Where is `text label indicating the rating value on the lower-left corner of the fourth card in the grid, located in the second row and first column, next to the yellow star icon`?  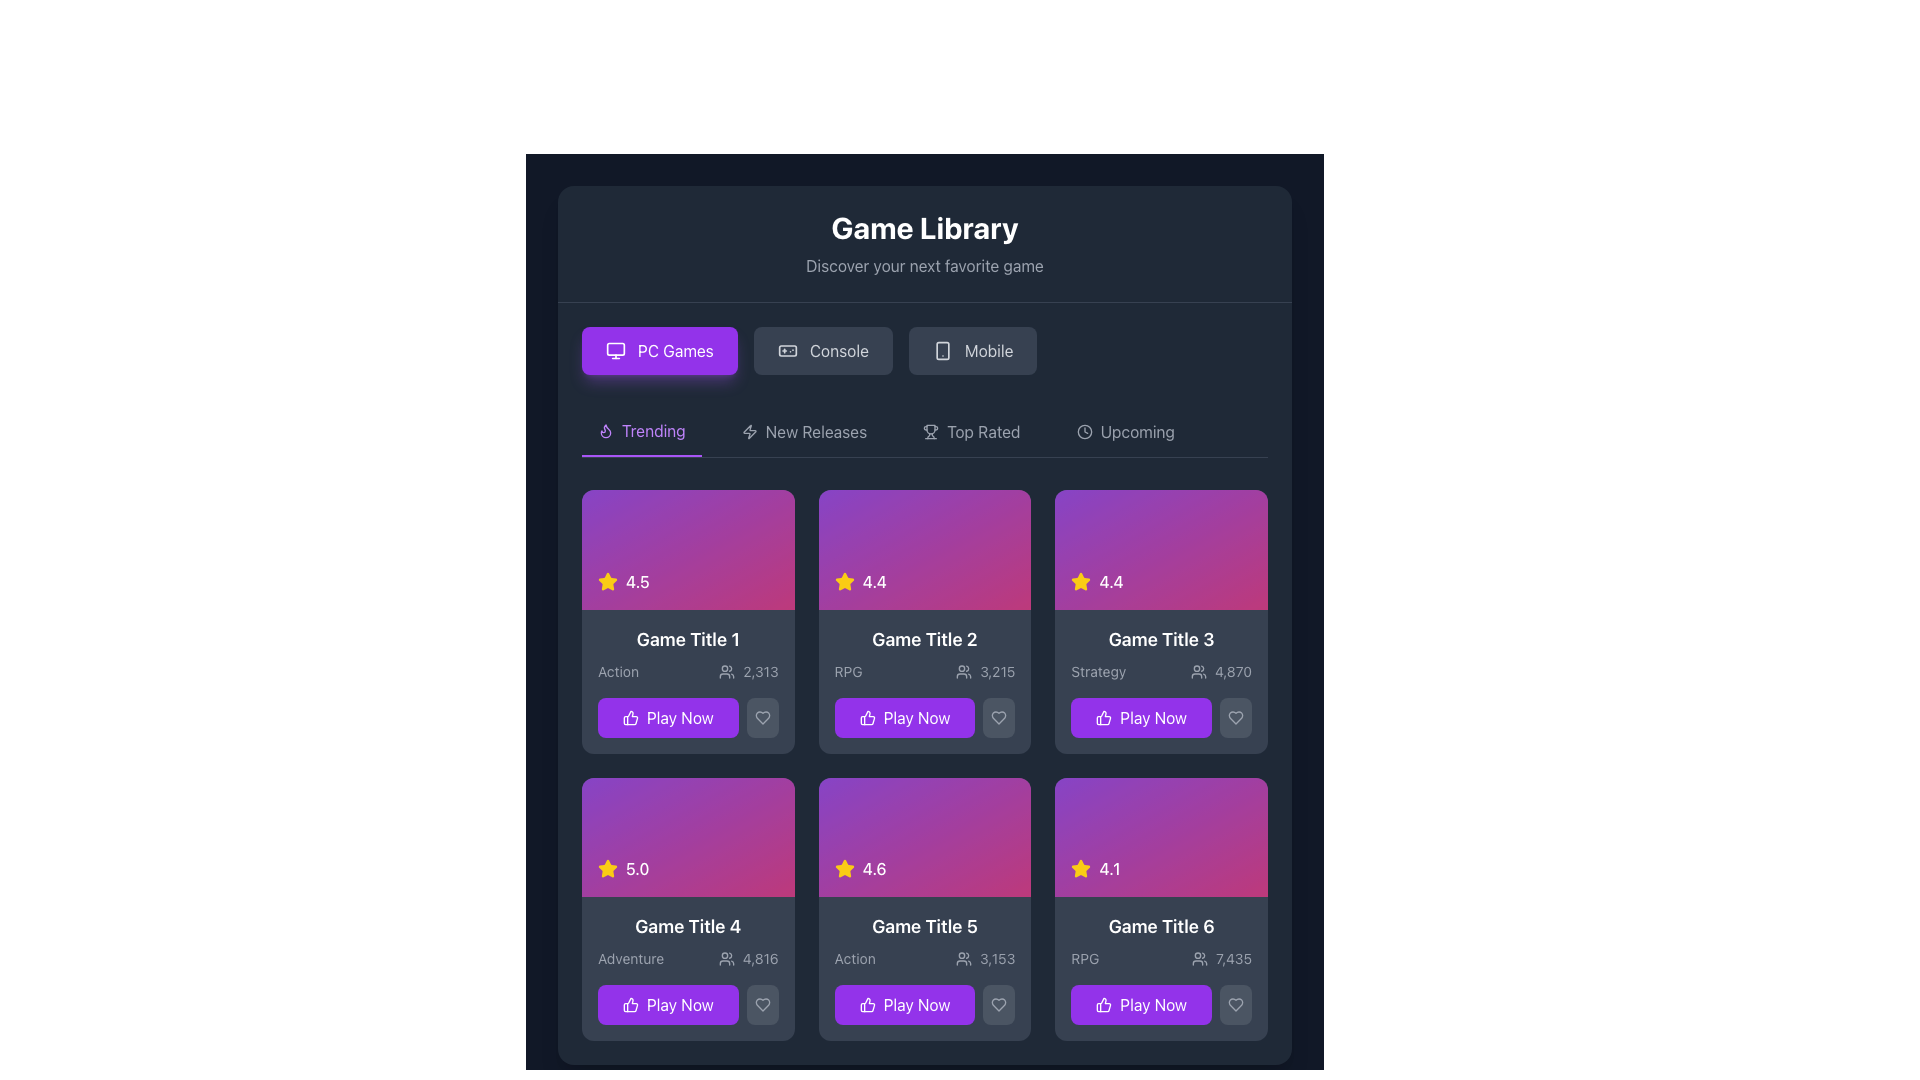
text label indicating the rating value on the lower-left corner of the fourth card in the grid, located in the second row and first column, next to the yellow star icon is located at coordinates (636, 868).